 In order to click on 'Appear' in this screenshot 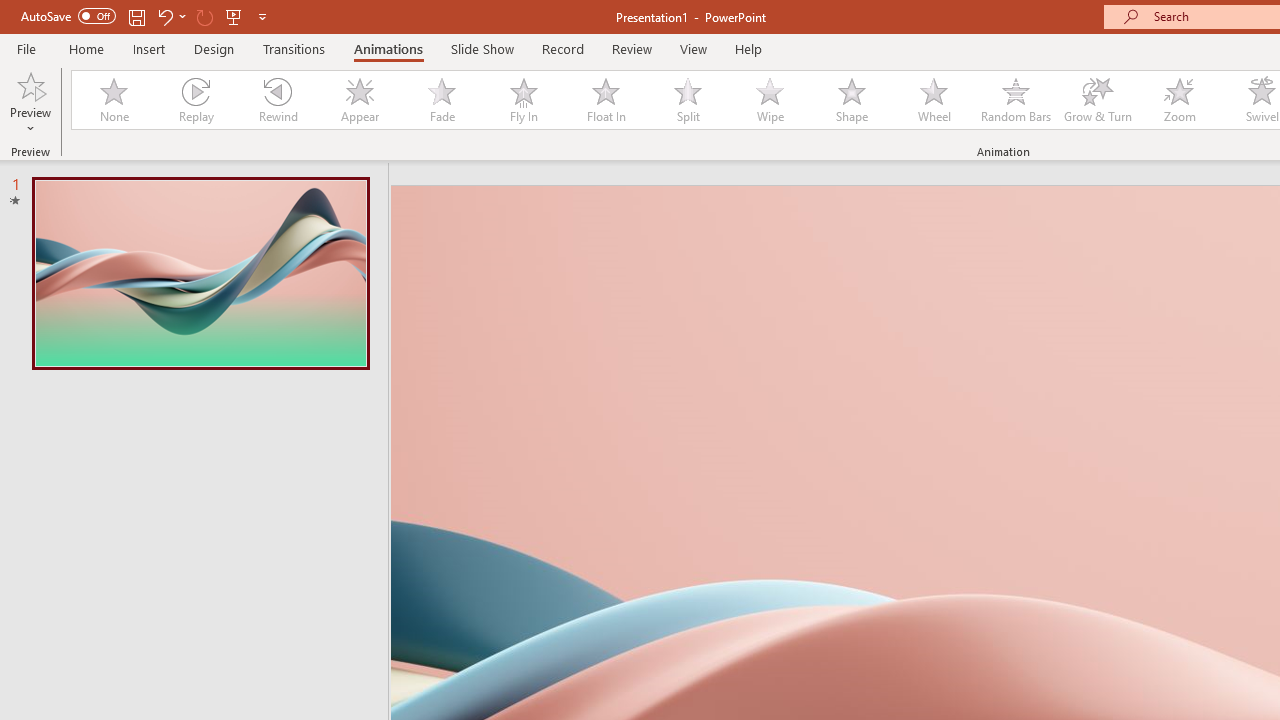, I will do `click(359, 100)`.